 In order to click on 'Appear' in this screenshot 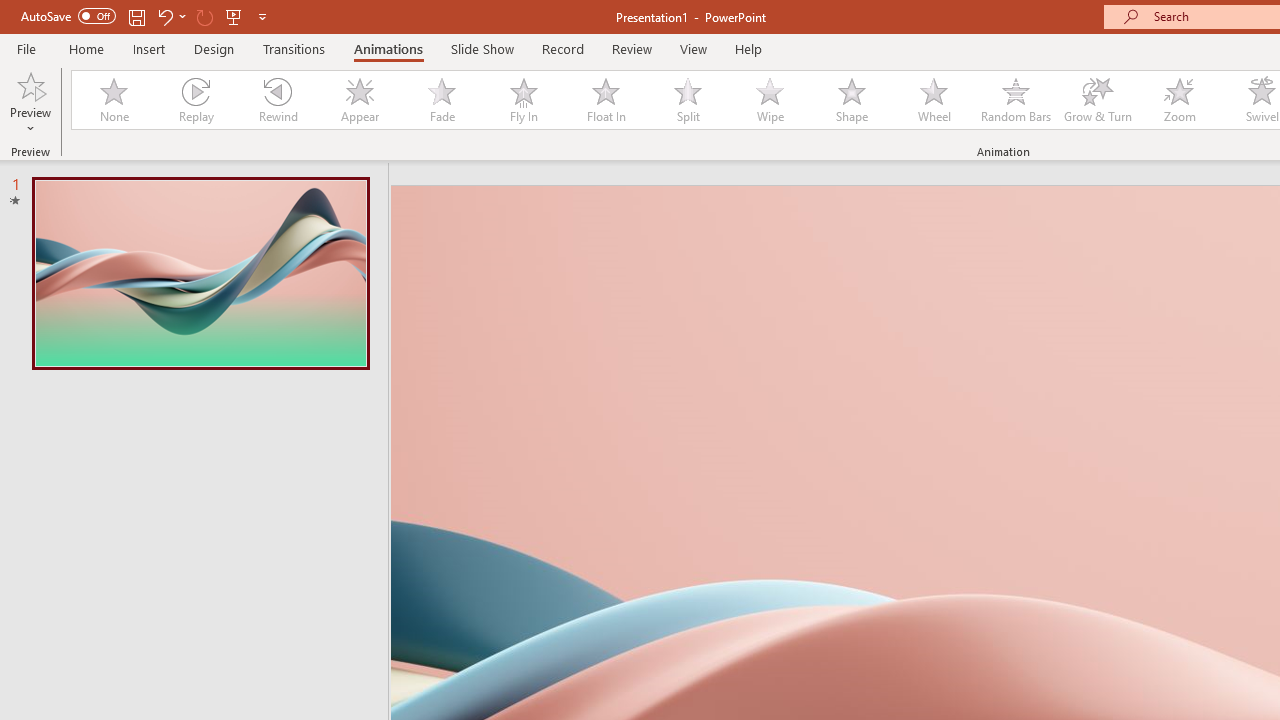, I will do `click(359, 100)`.